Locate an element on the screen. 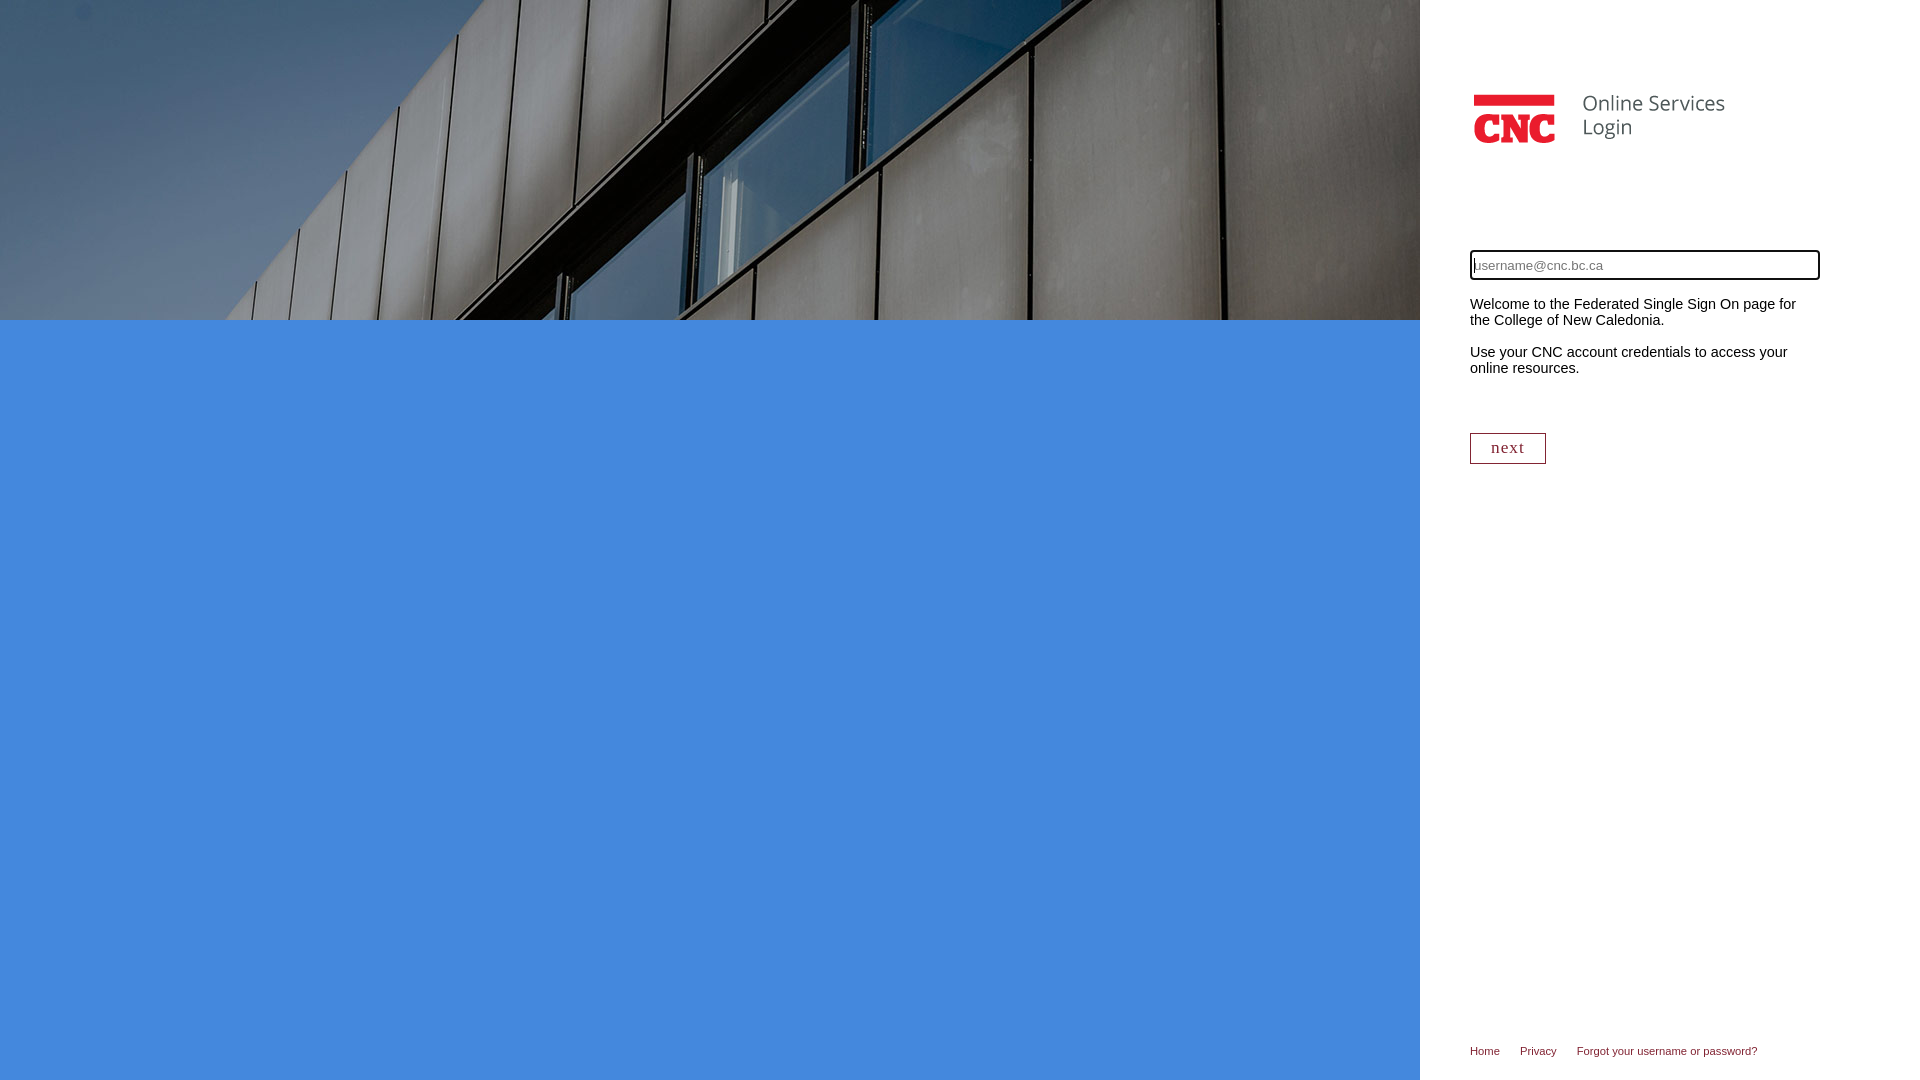  'Forgot your username or password?' is located at coordinates (1576, 1049).